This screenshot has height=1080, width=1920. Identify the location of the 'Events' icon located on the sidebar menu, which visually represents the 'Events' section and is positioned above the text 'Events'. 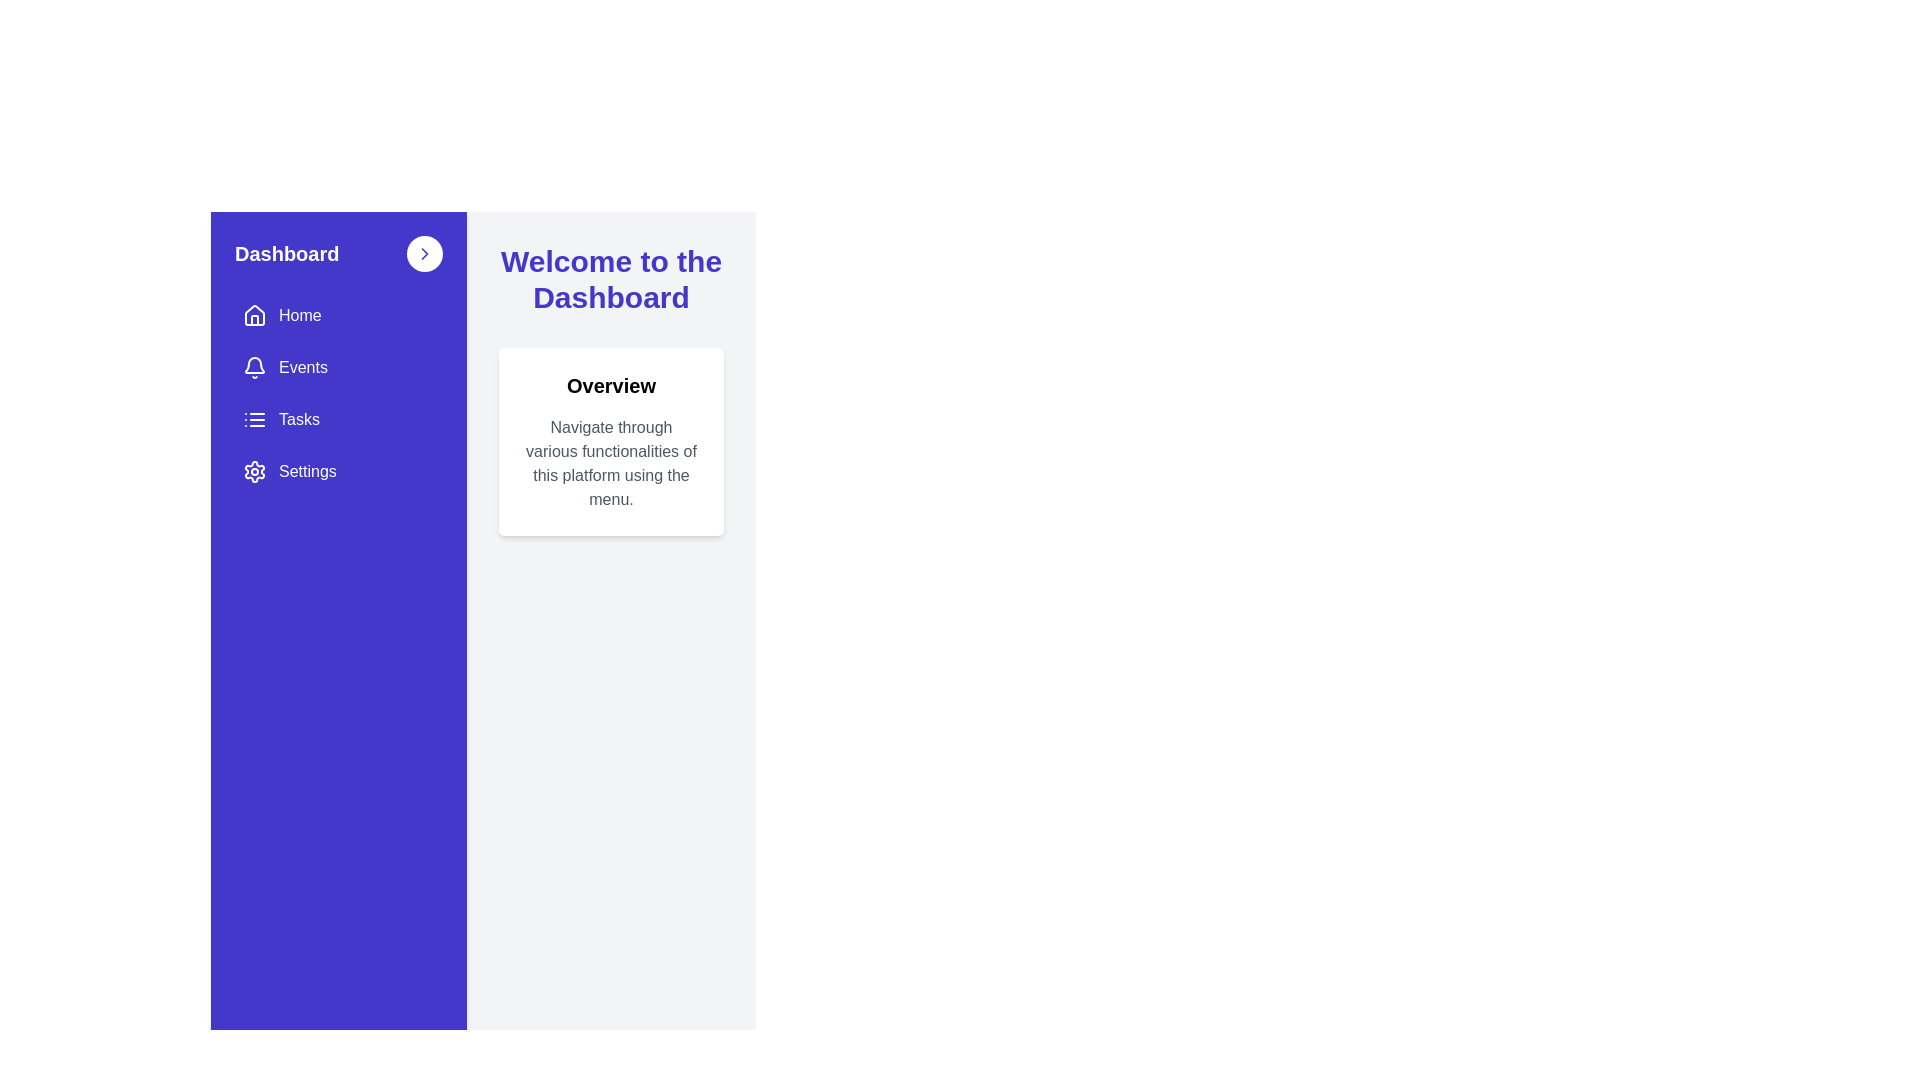
(253, 367).